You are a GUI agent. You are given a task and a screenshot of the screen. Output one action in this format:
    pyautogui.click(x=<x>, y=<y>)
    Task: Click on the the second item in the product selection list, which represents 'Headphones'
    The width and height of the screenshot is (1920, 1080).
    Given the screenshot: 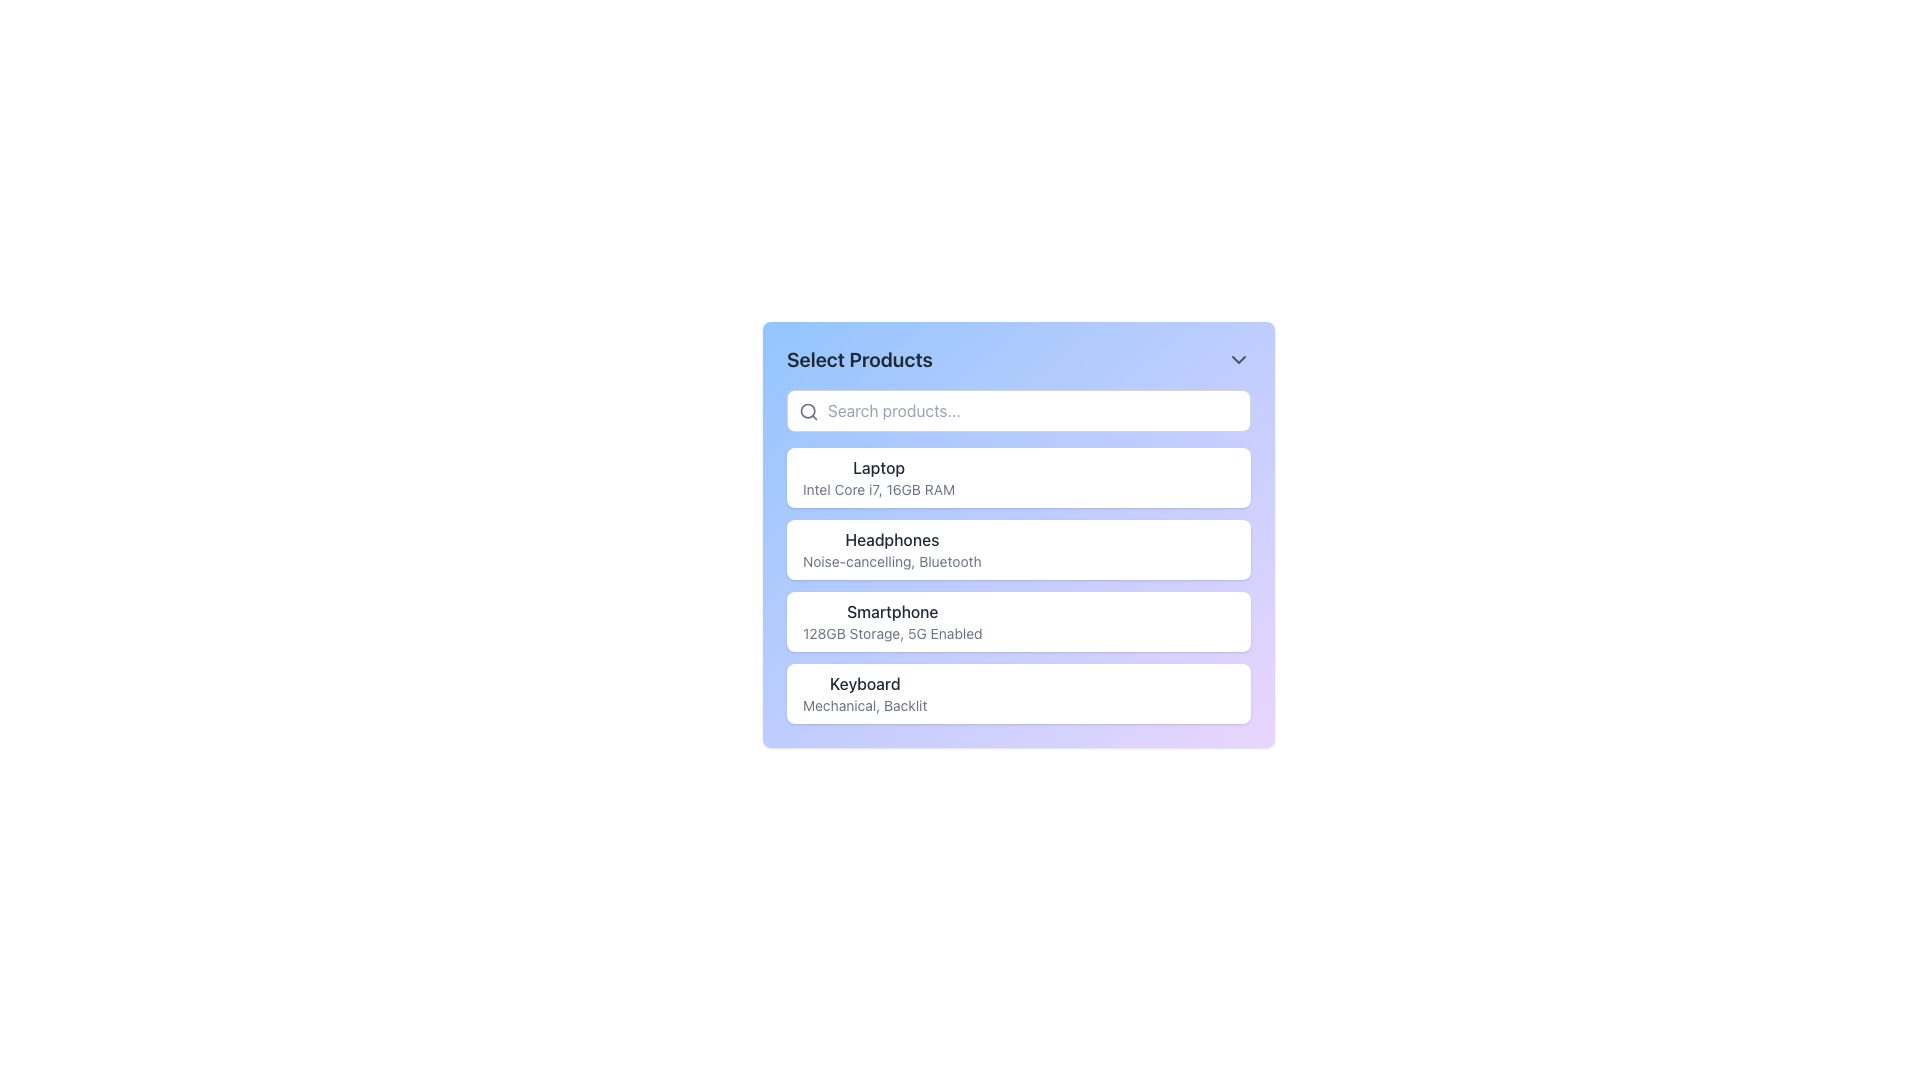 What is the action you would take?
    pyautogui.click(x=1018, y=534)
    